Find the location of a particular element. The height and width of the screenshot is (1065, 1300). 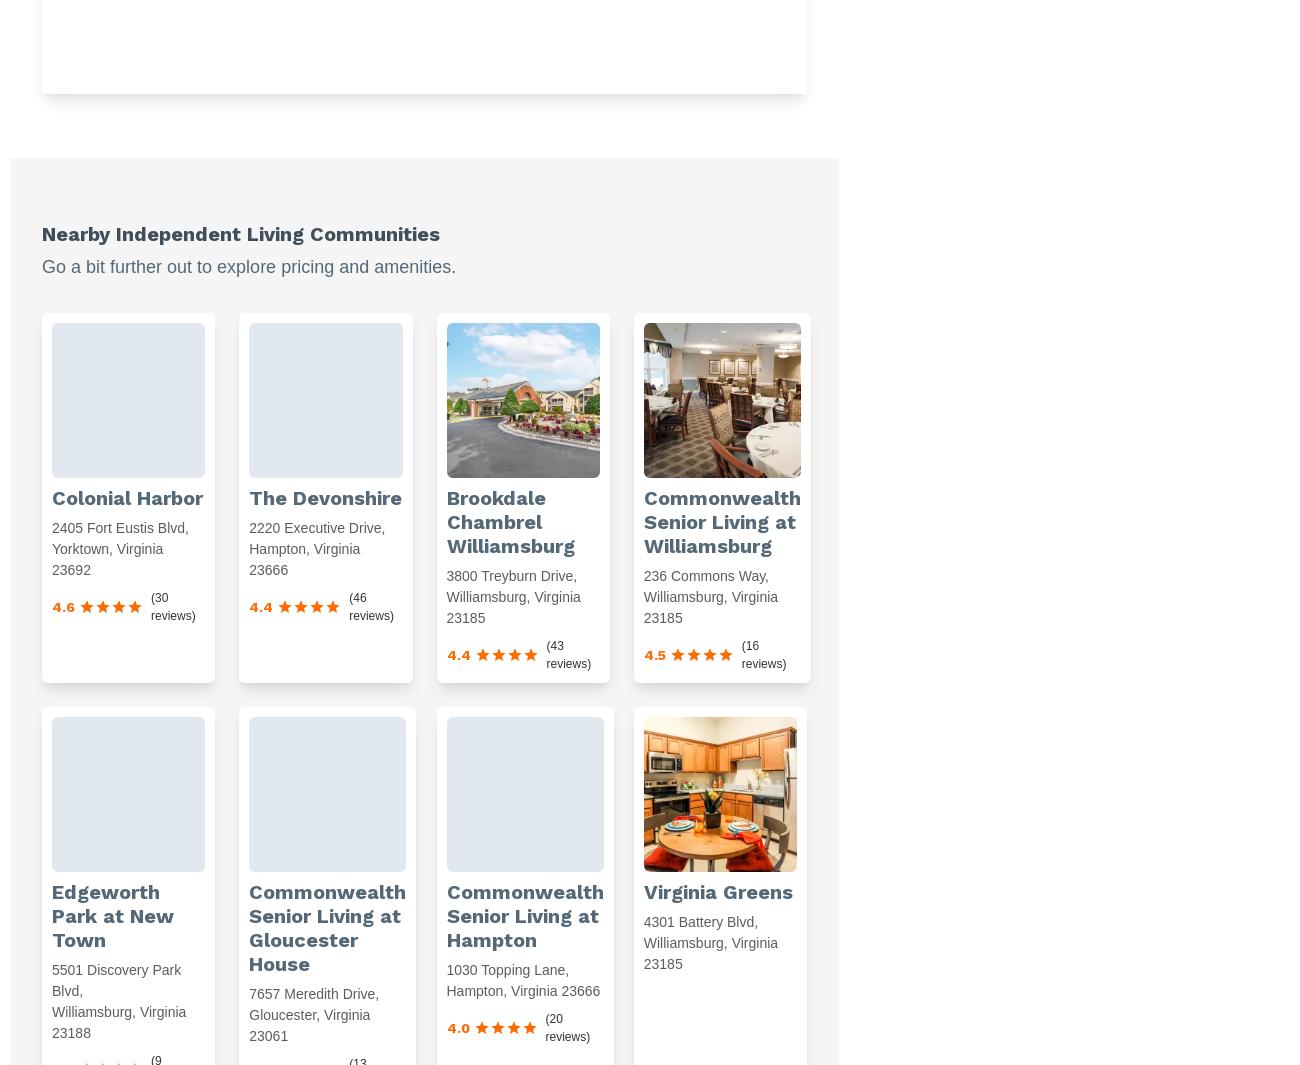

'4.0' is located at coordinates (456, 1028).